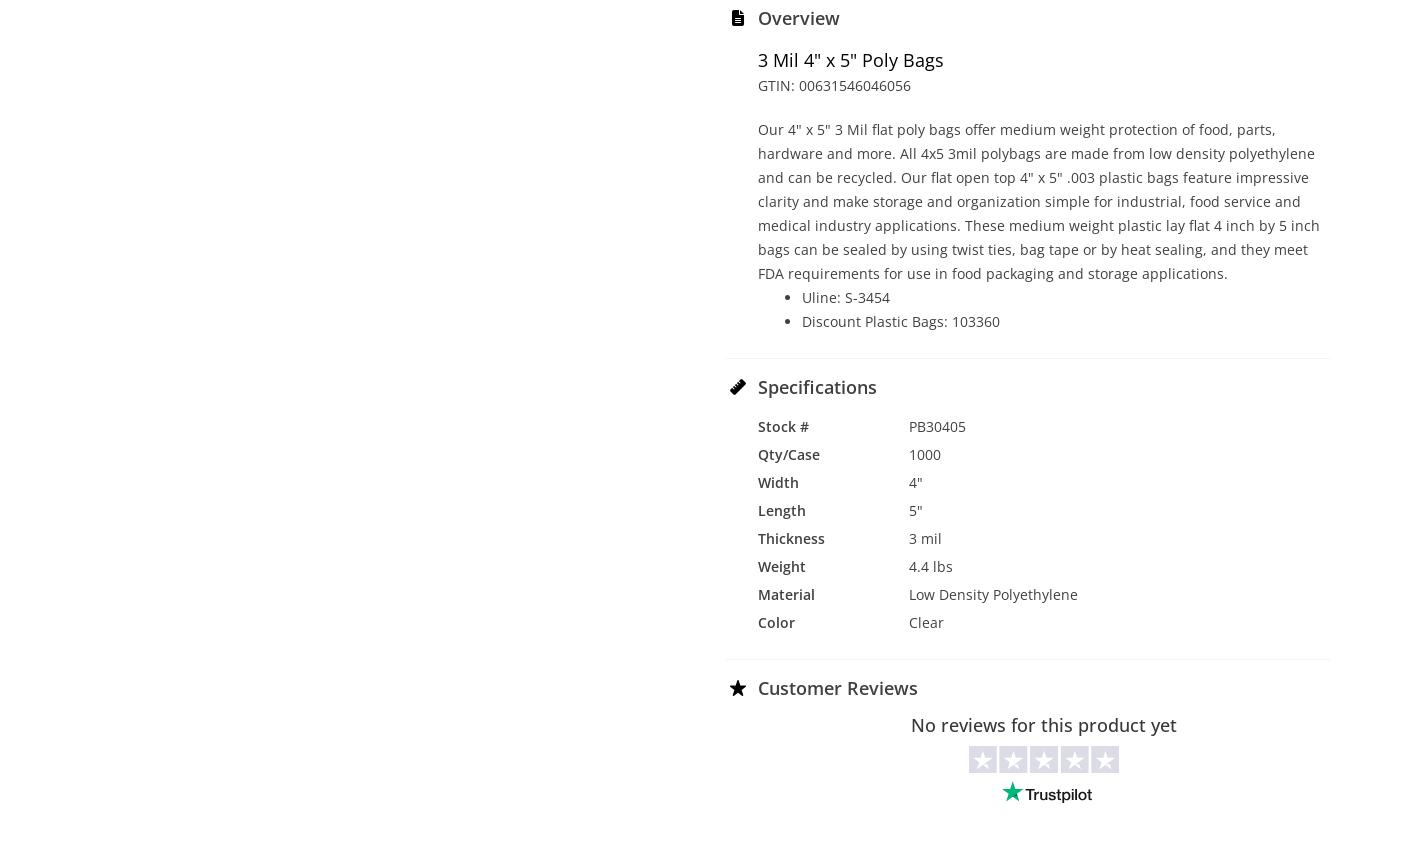  I want to click on '4 Mil Poly Bags', so click(713, 619).